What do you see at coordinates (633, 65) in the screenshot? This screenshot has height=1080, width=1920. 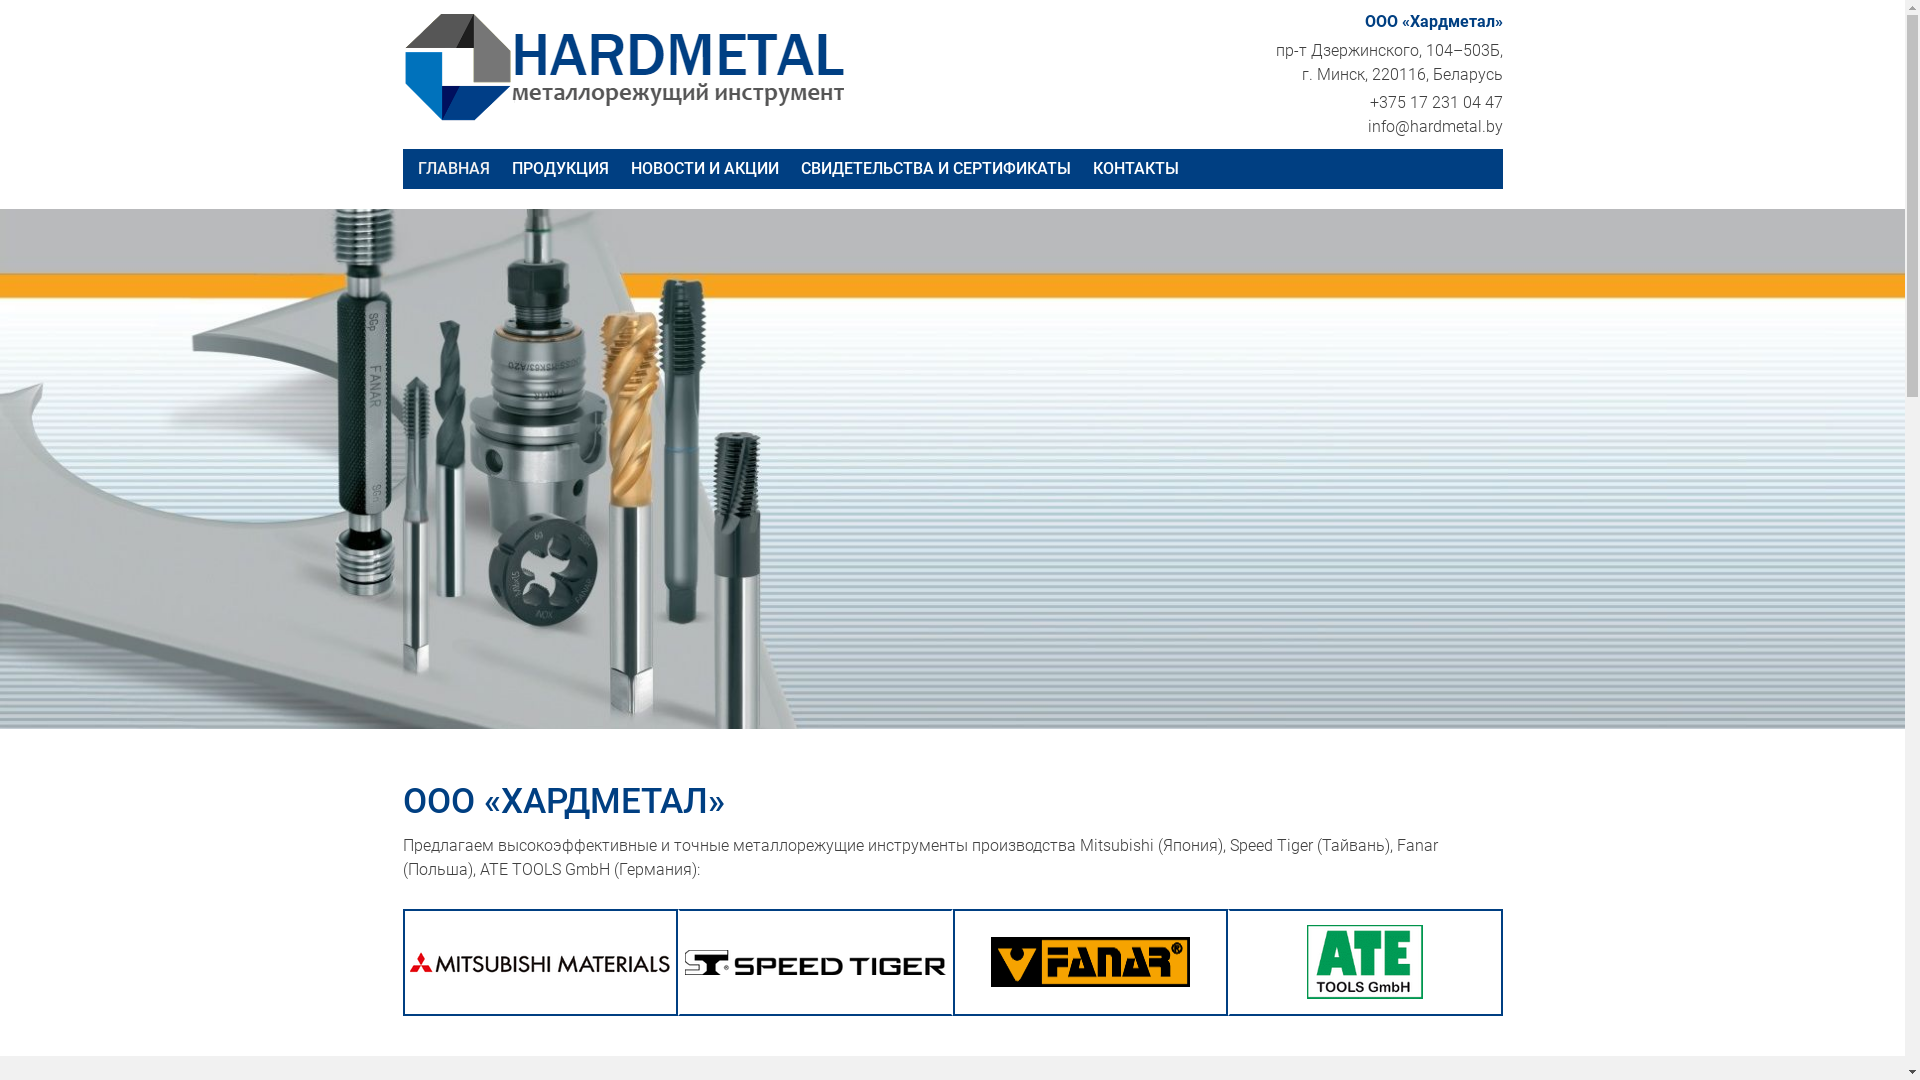 I see `'hardmetal2'` at bounding box center [633, 65].